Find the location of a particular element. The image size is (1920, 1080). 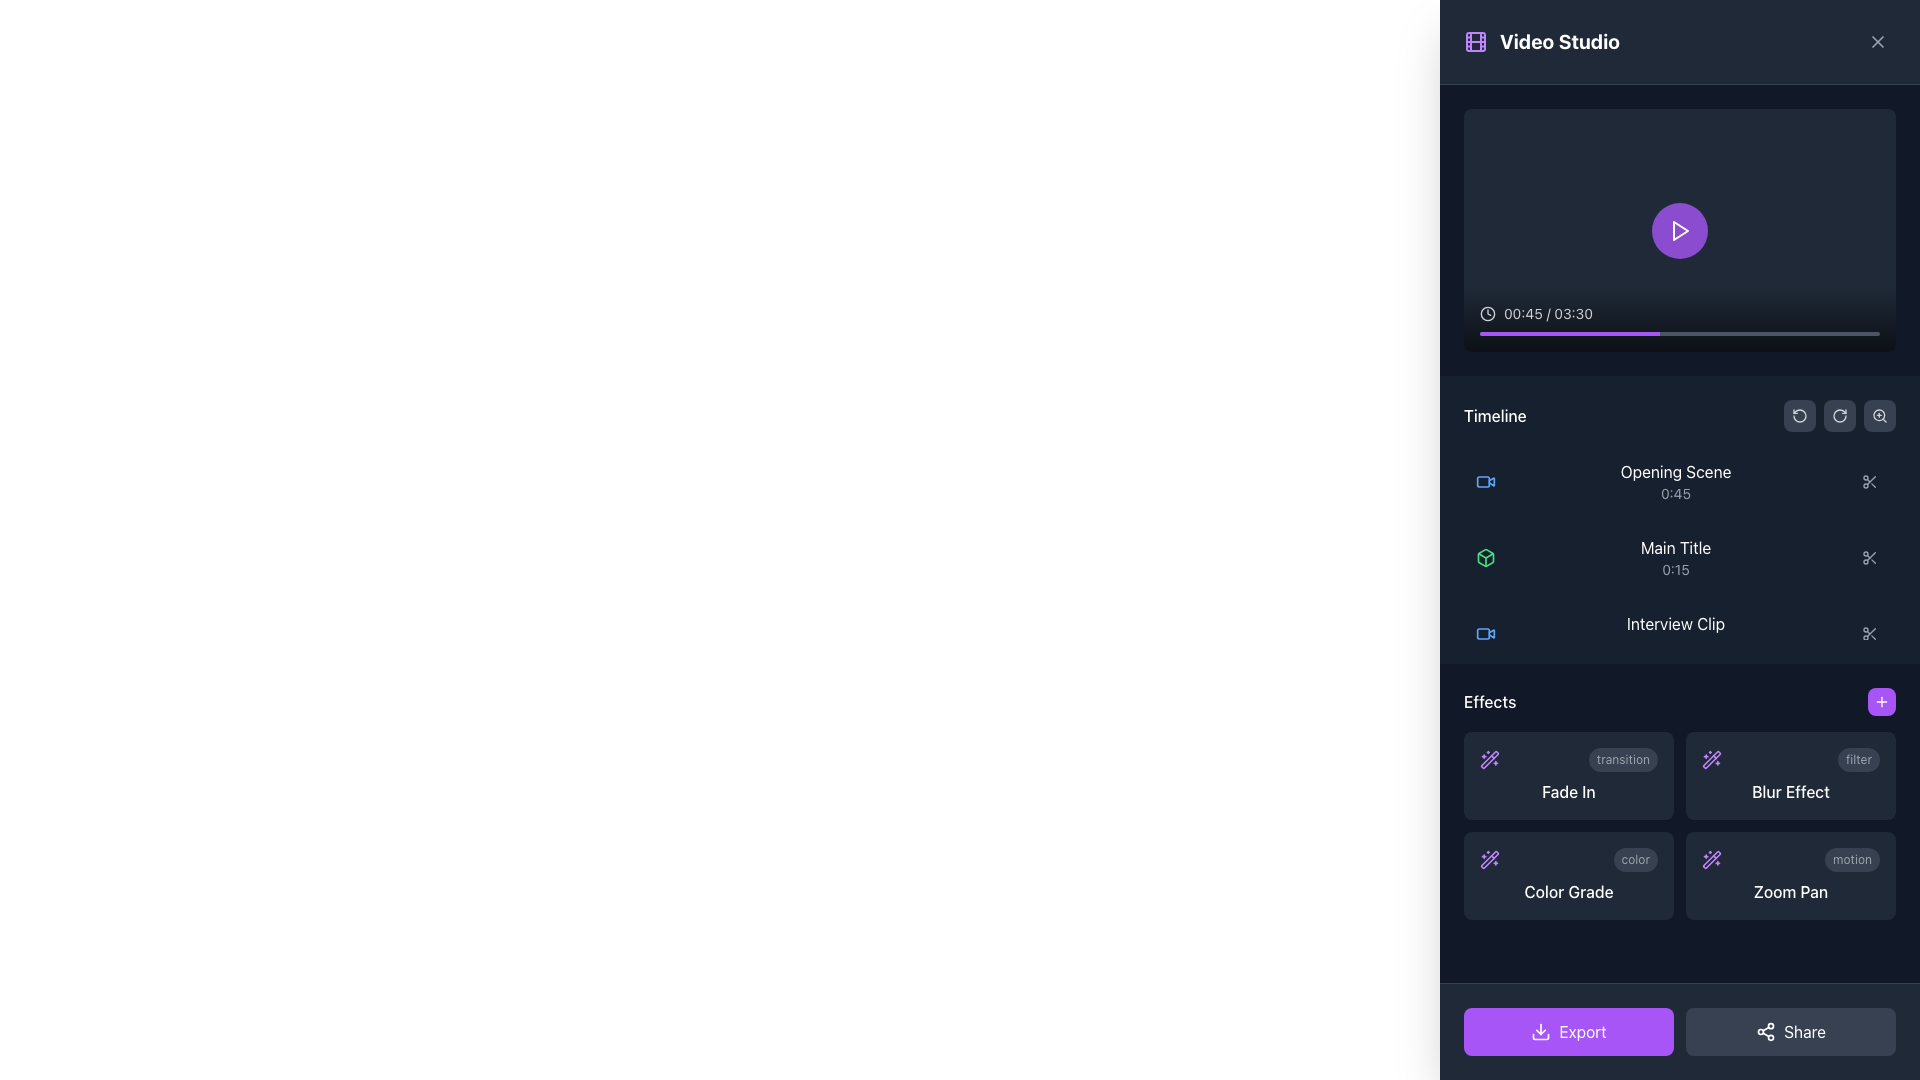

the prominent purple 'Export' button with rounded corners and white text to trigger animations or tooltips is located at coordinates (1568, 1032).